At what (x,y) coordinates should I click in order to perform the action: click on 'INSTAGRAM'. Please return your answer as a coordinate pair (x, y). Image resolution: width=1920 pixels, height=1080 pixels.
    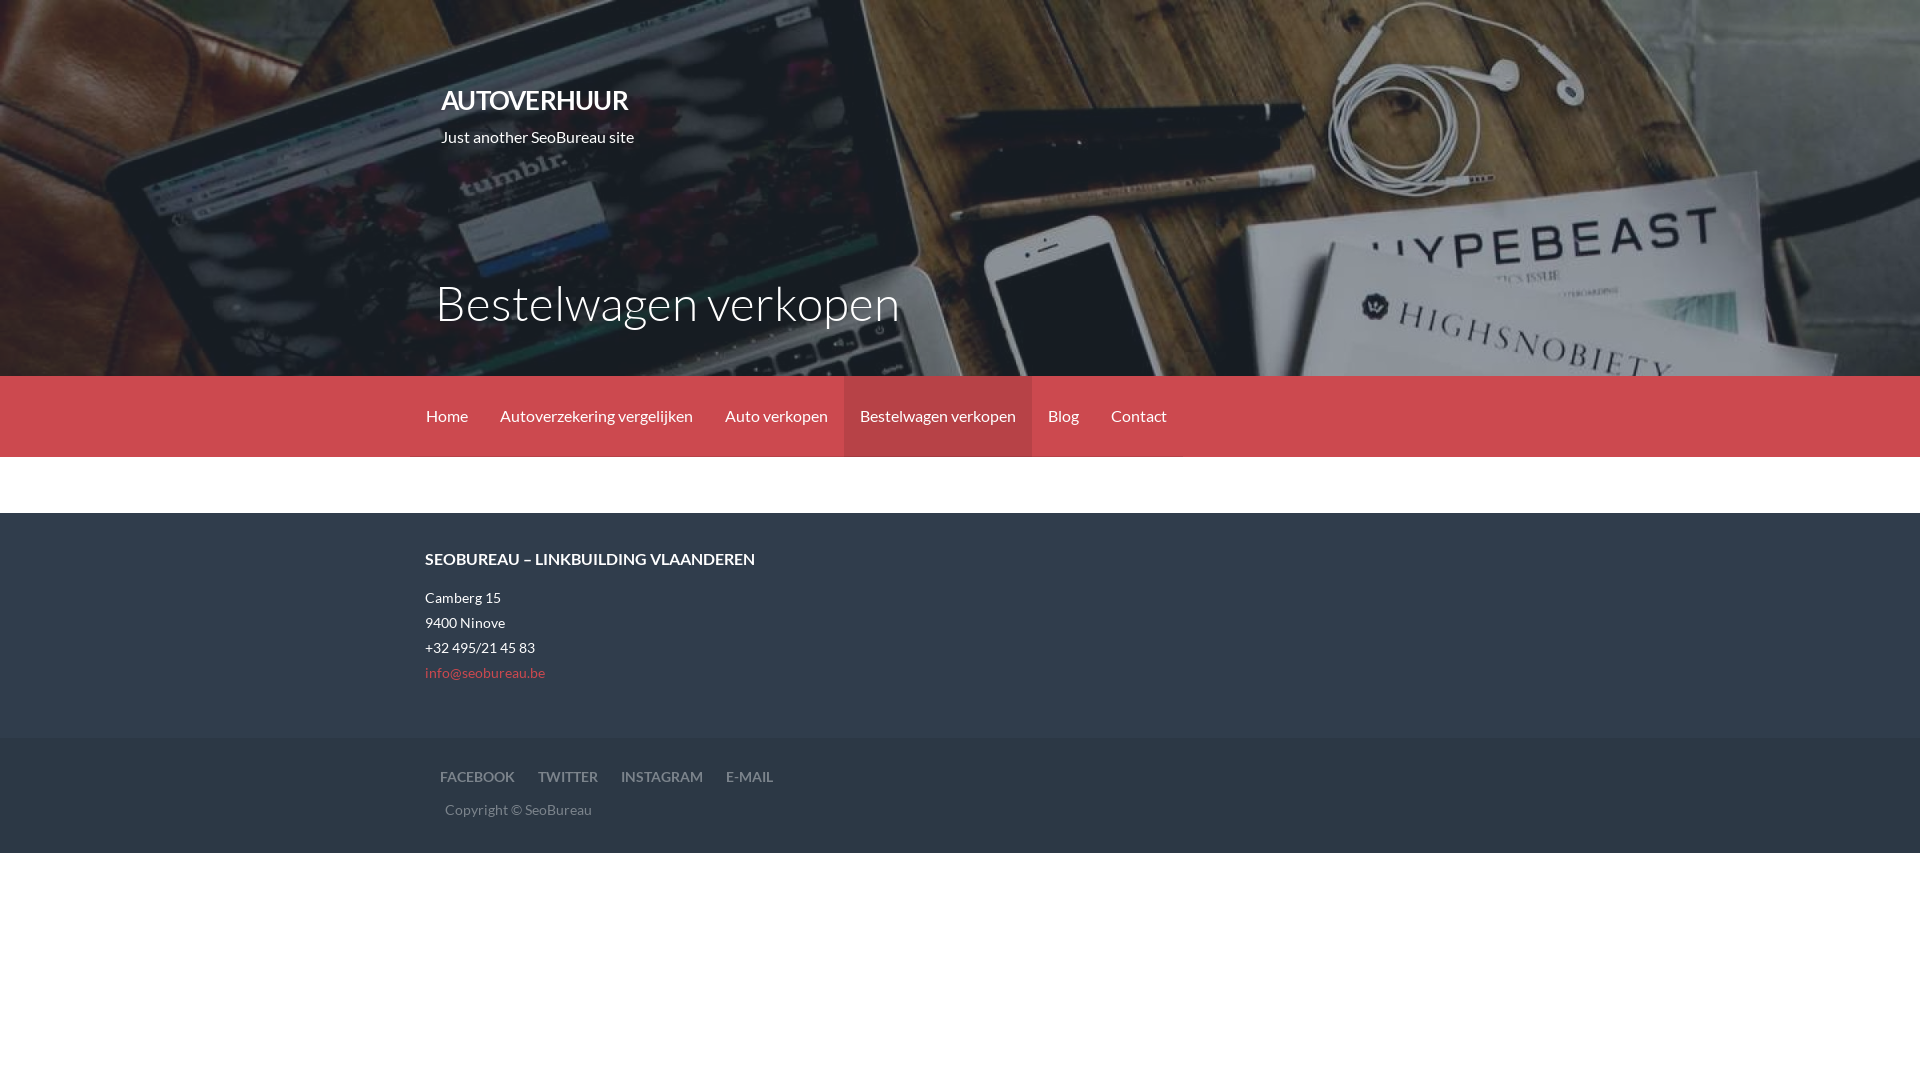
    Looking at the image, I should click on (662, 775).